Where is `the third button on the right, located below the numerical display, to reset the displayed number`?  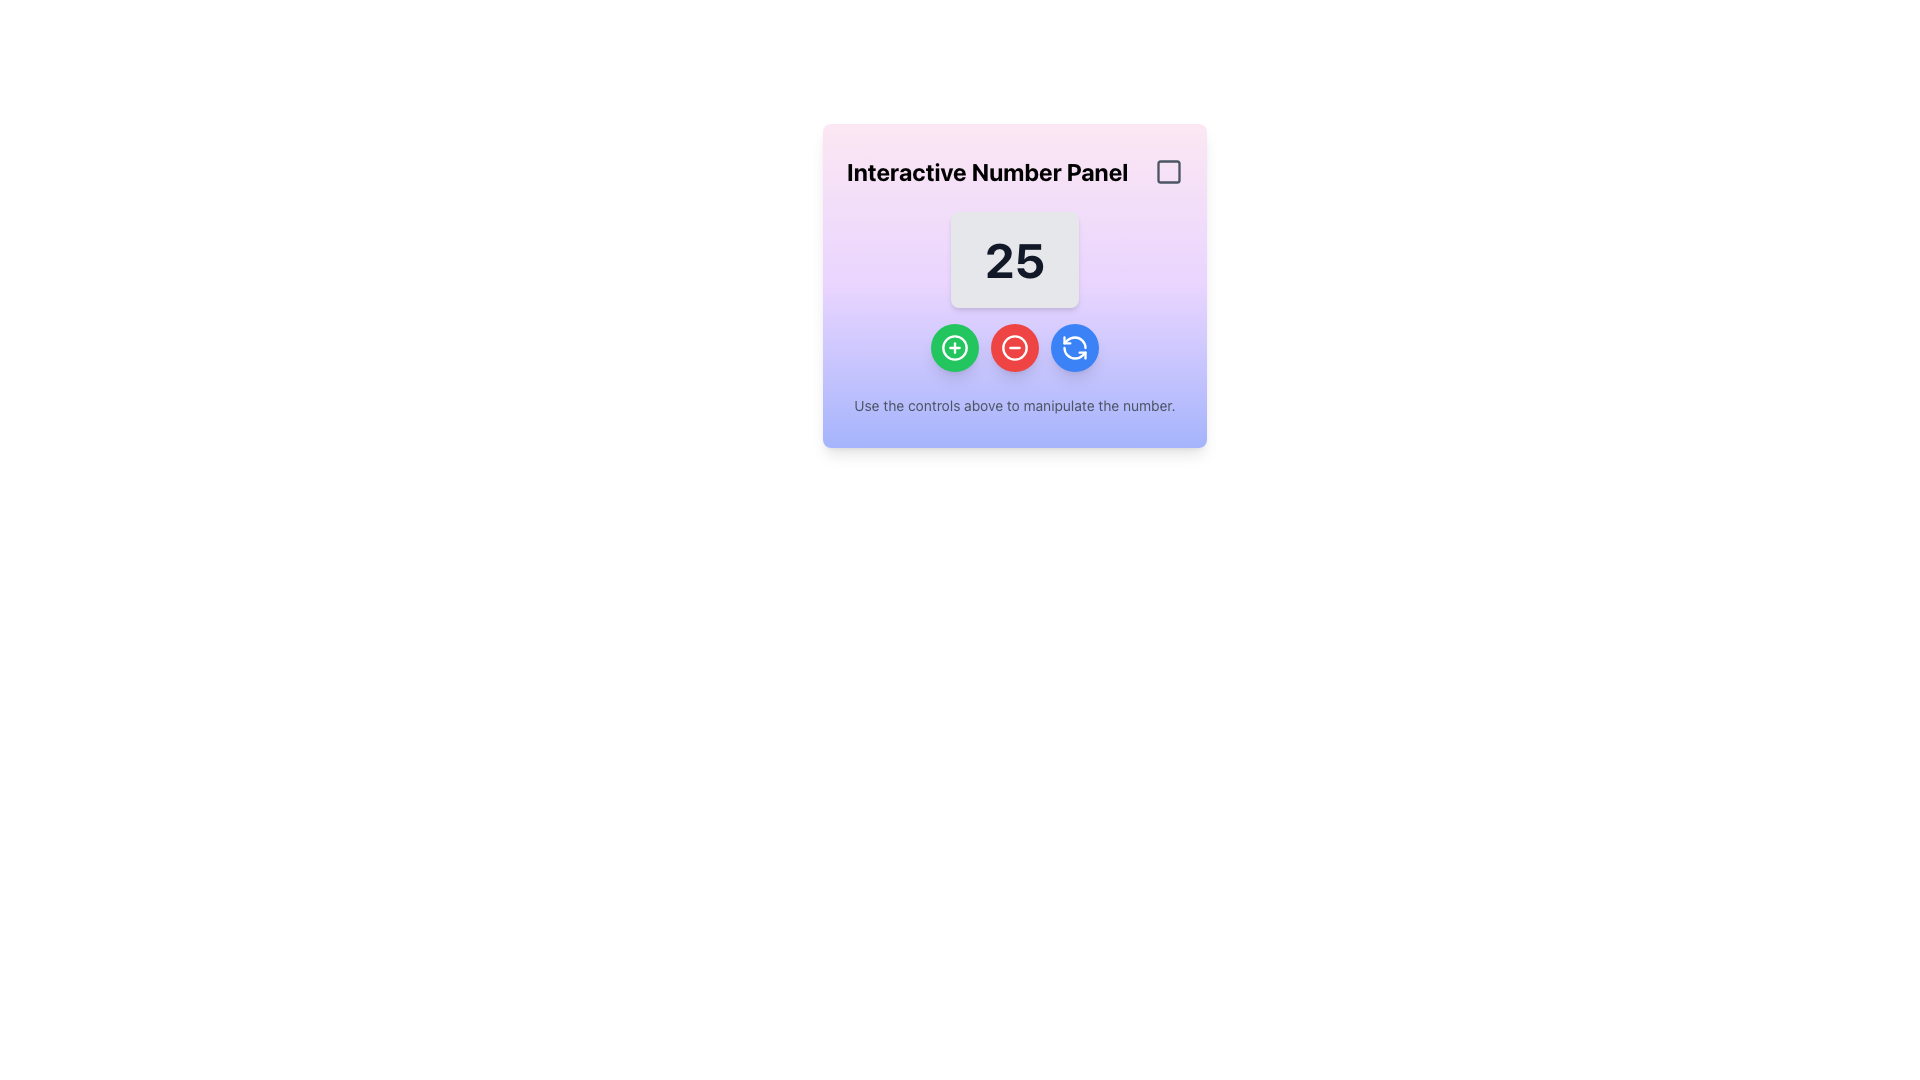
the third button on the right, located below the numerical display, to reset the displayed number is located at coordinates (1074, 346).